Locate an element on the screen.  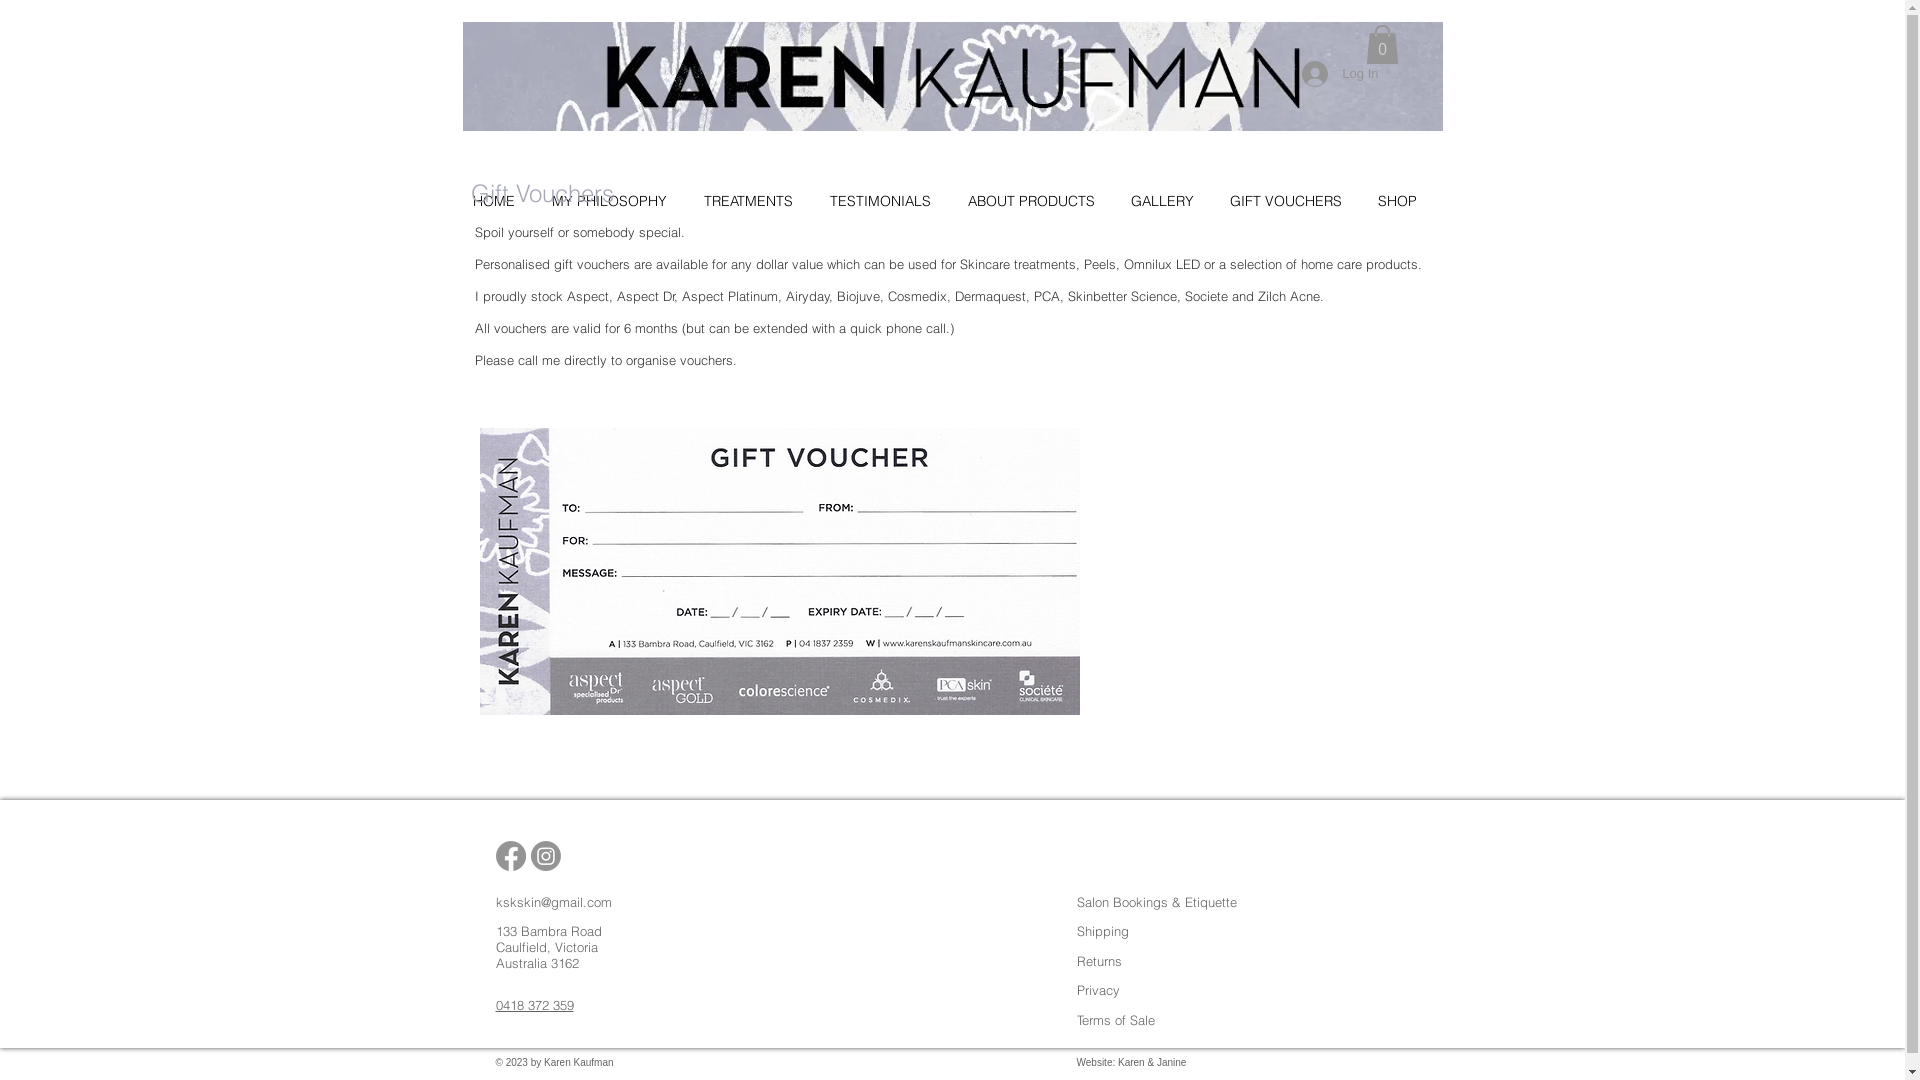
'kskskin@gmail.com' is located at coordinates (553, 902).